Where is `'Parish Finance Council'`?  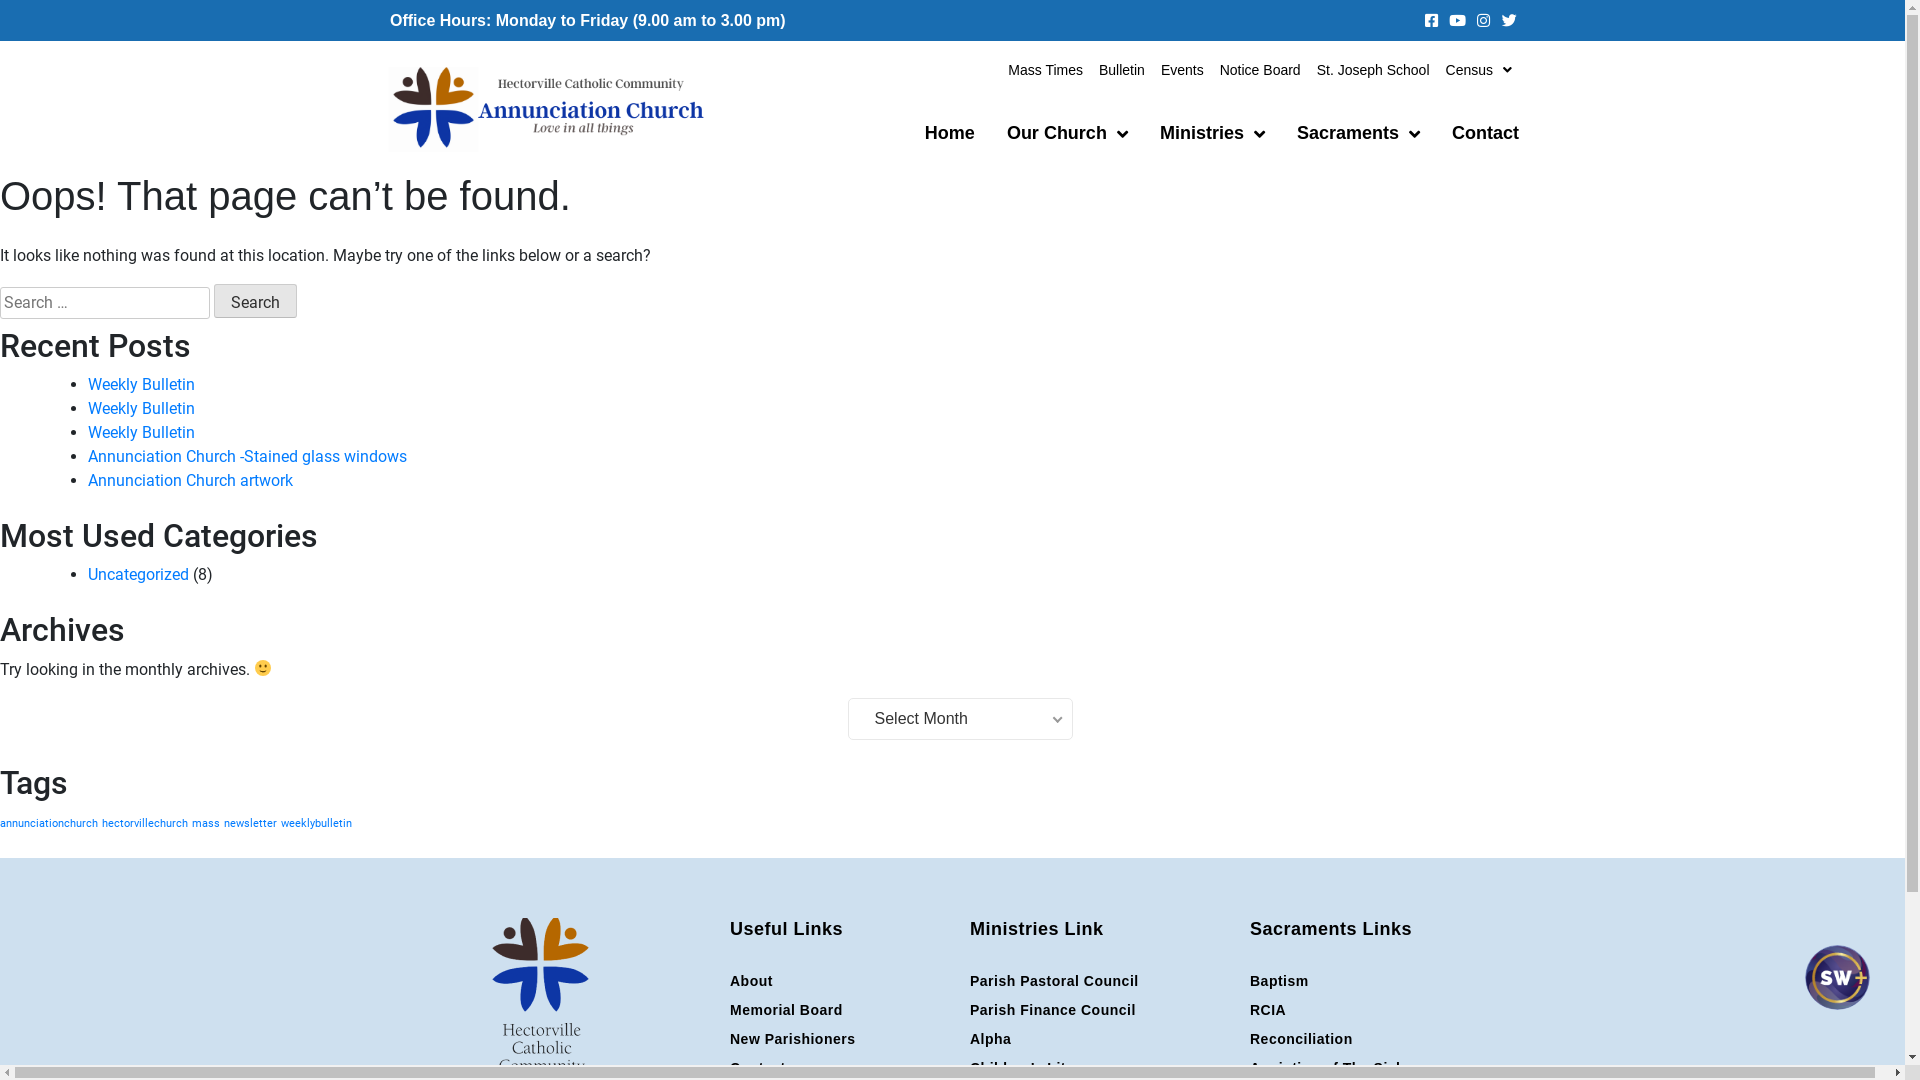
'Parish Finance Council' is located at coordinates (1098, 1010).